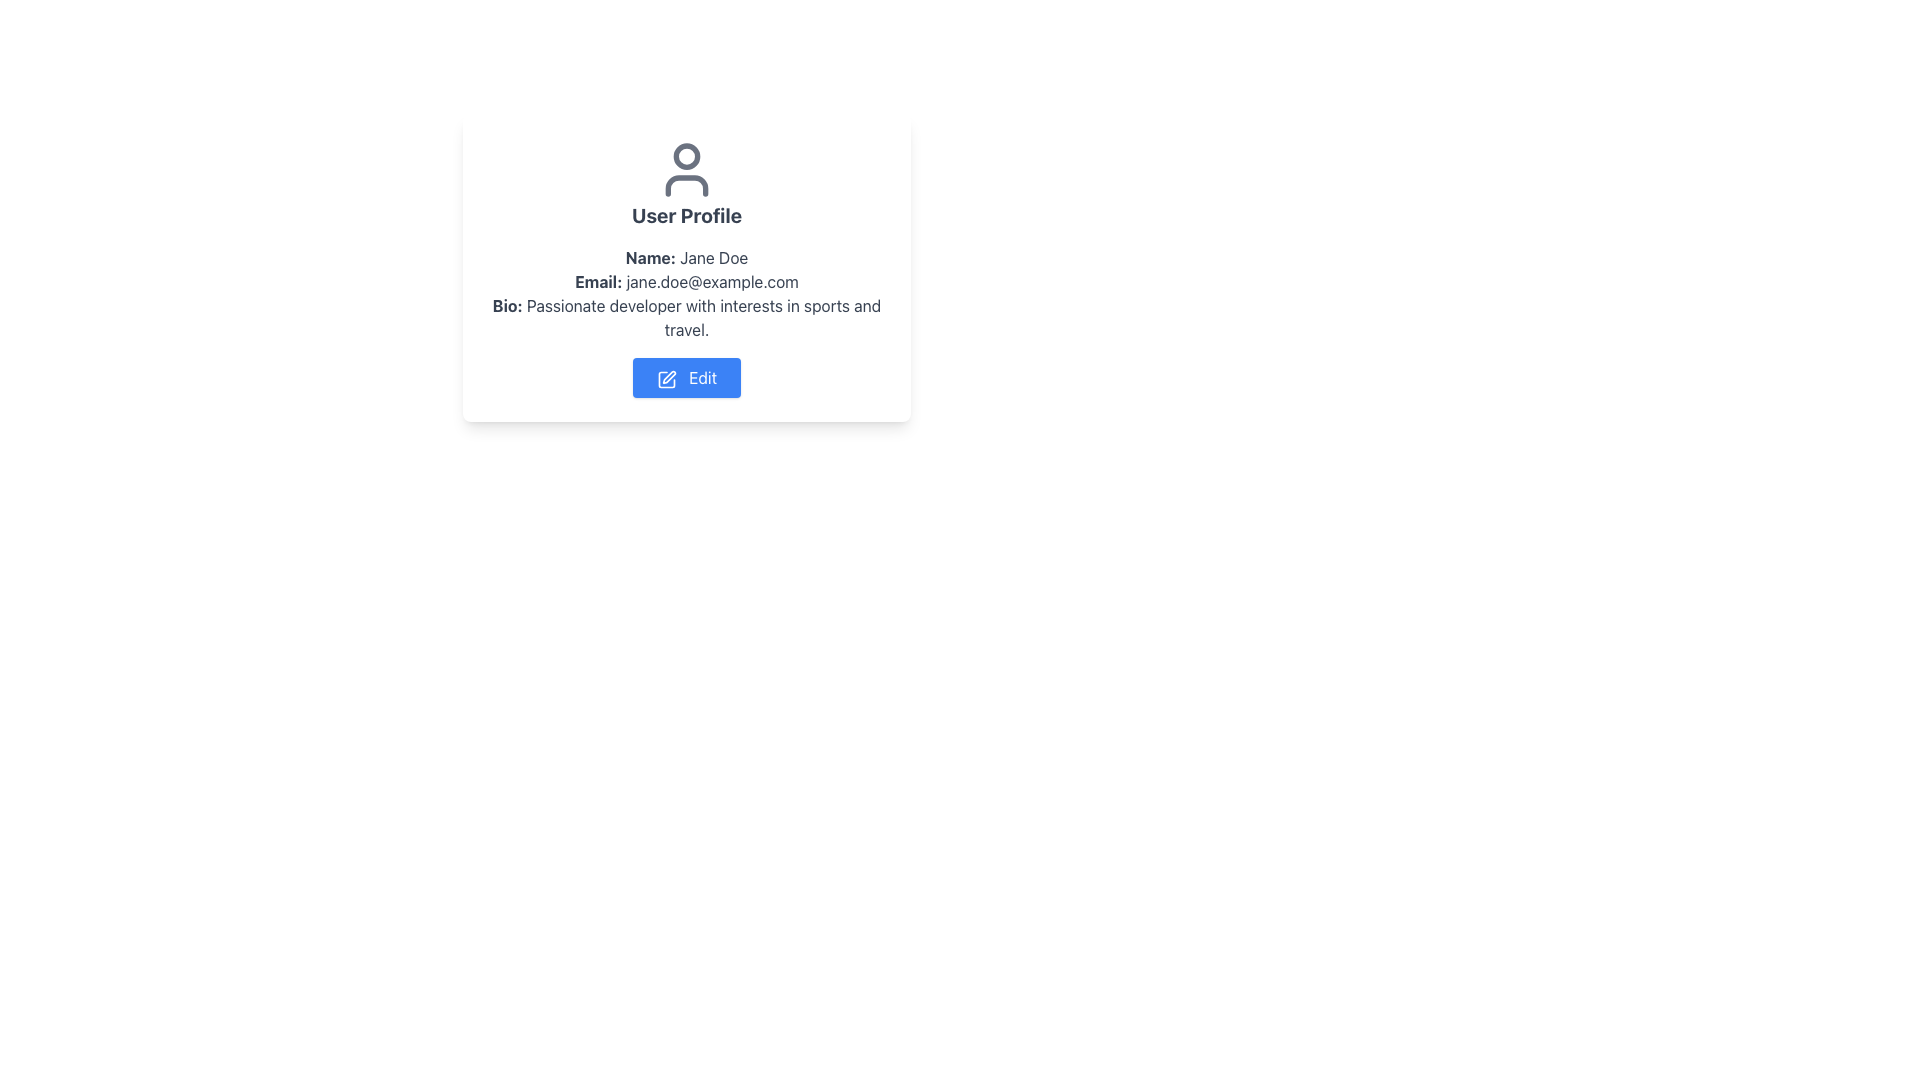 The image size is (1920, 1080). Describe the element at coordinates (667, 379) in the screenshot. I see `the decorative 'Edit' icon located to the left of the 'Edit' text within the button at the bottom of the user profile card` at that location.